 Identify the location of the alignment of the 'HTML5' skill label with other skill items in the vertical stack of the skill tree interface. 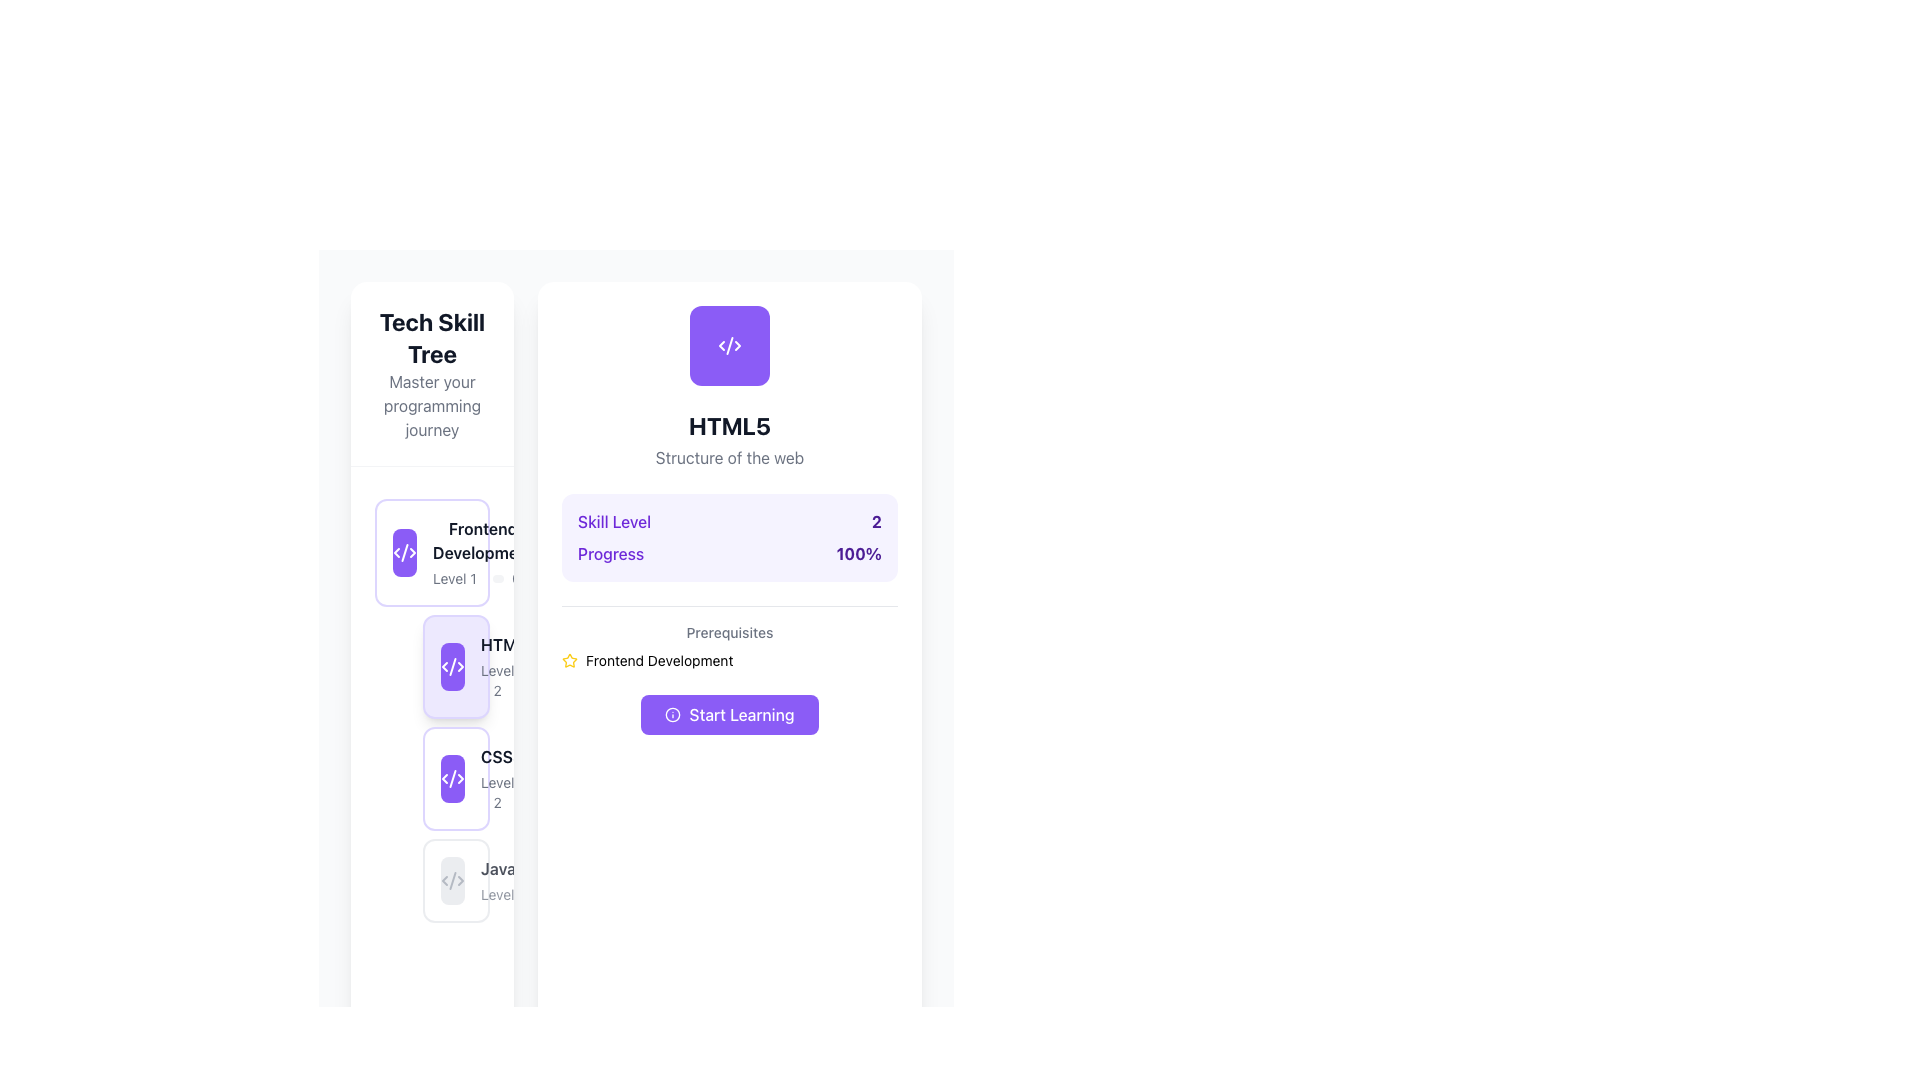
(508, 644).